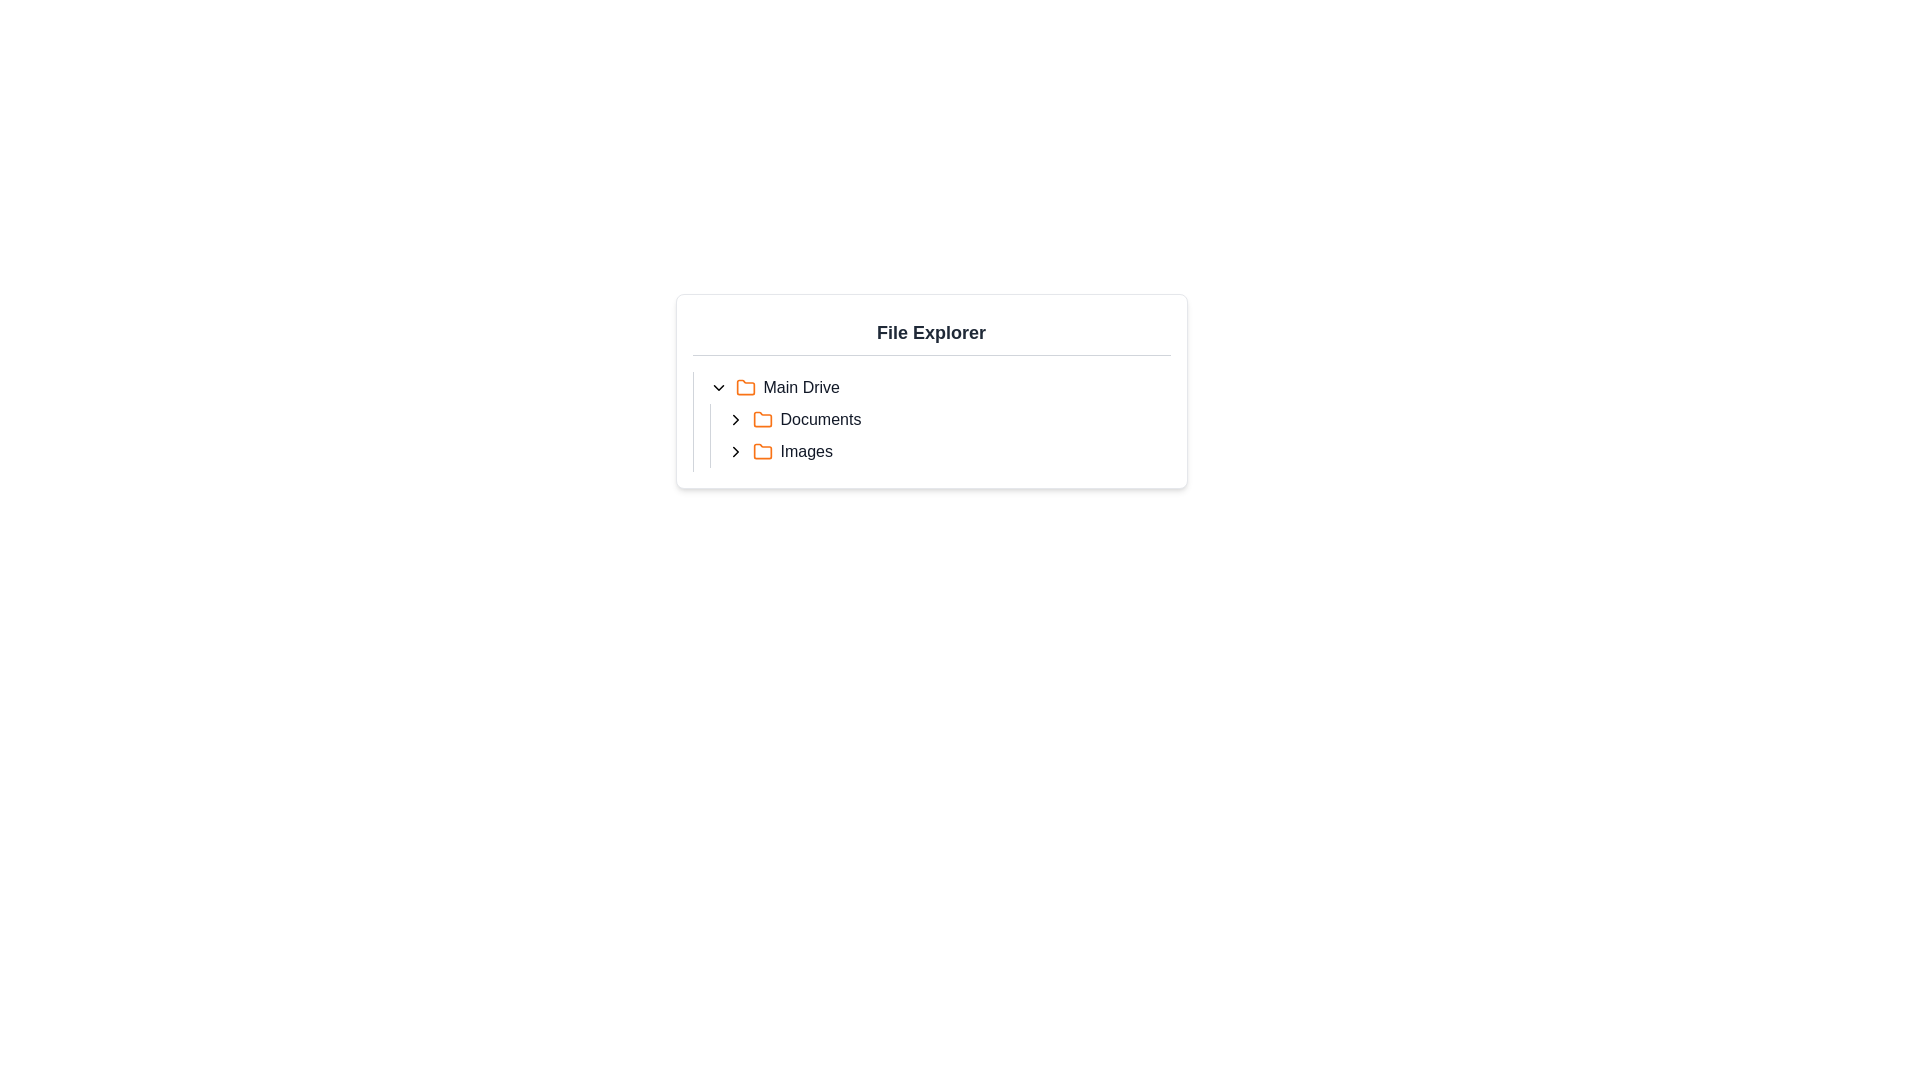 The height and width of the screenshot is (1080, 1920). What do you see at coordinates (806, 451) in the screenshot?
I see `the 'Images' text label in the file browser section` at bounding box center [806, 451].